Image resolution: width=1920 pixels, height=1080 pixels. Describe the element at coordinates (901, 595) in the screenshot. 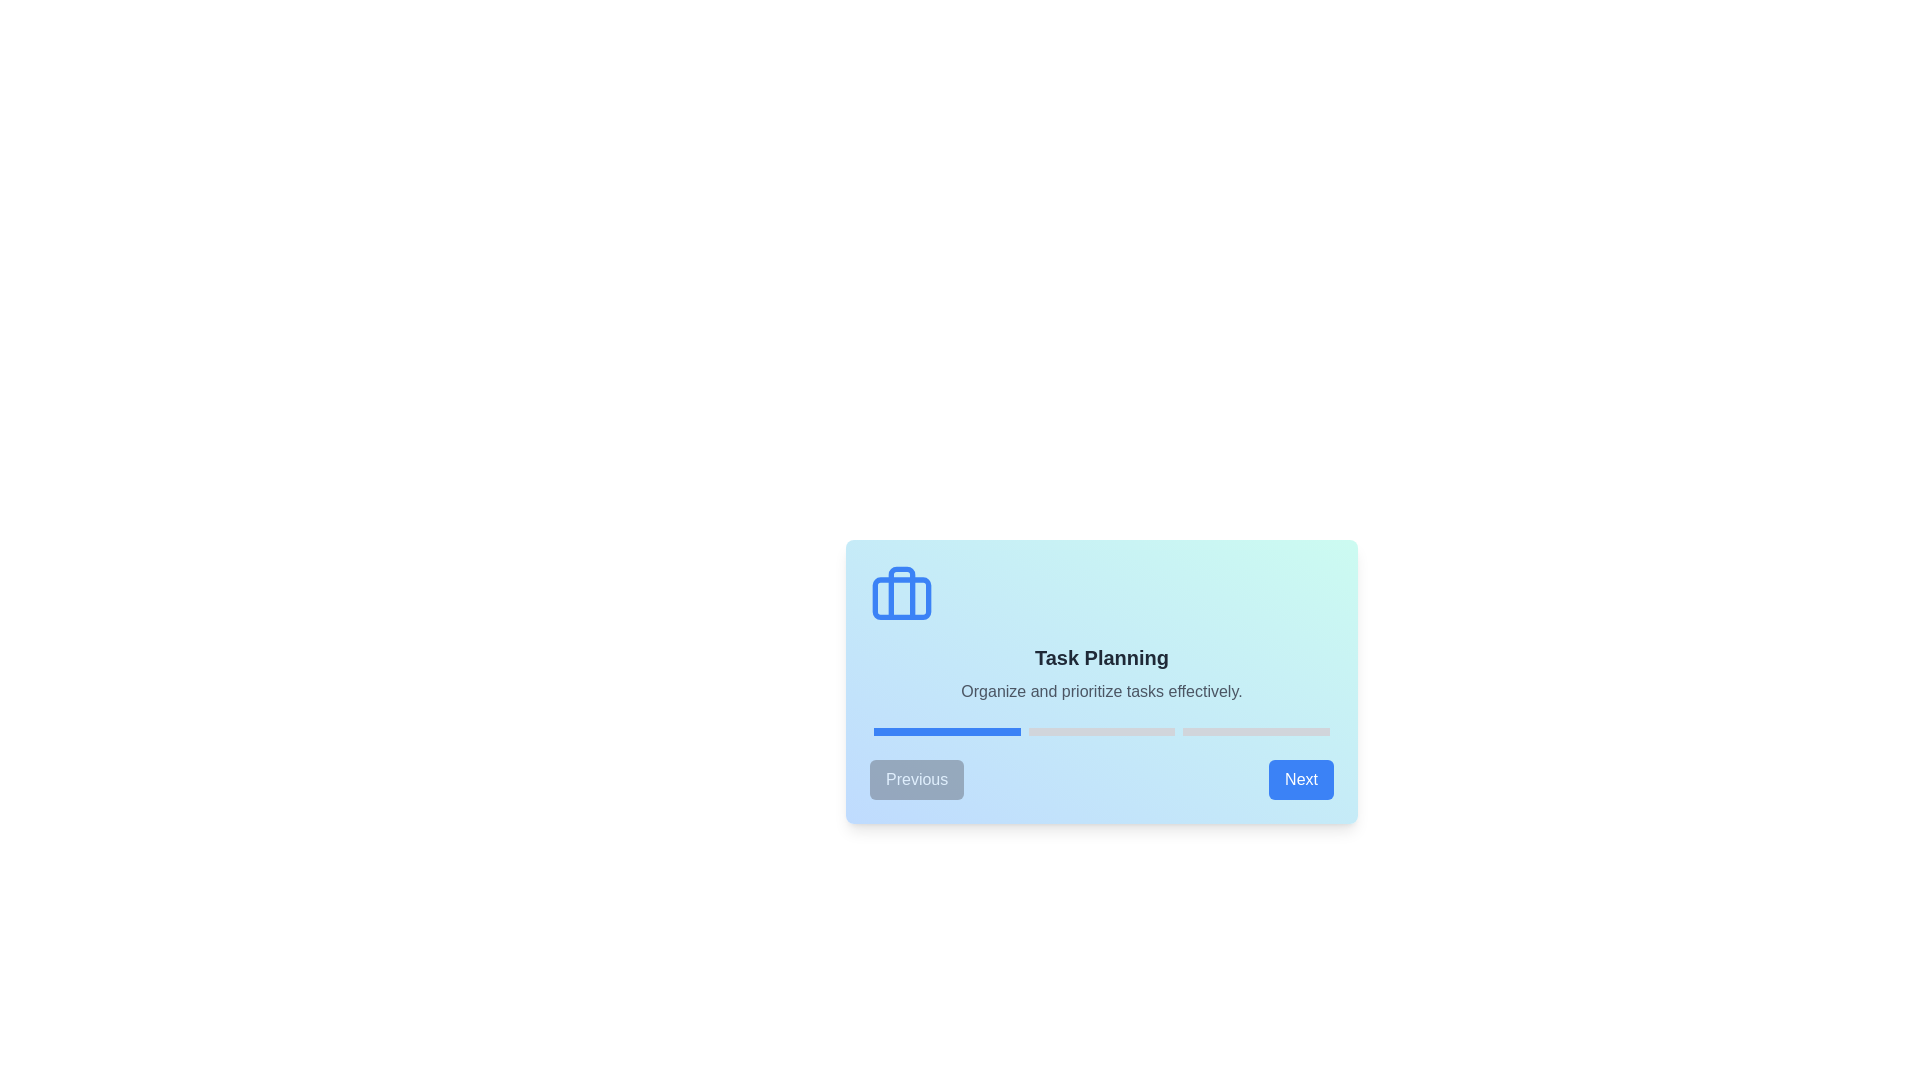

I see `the icon to focus on it` at that location.